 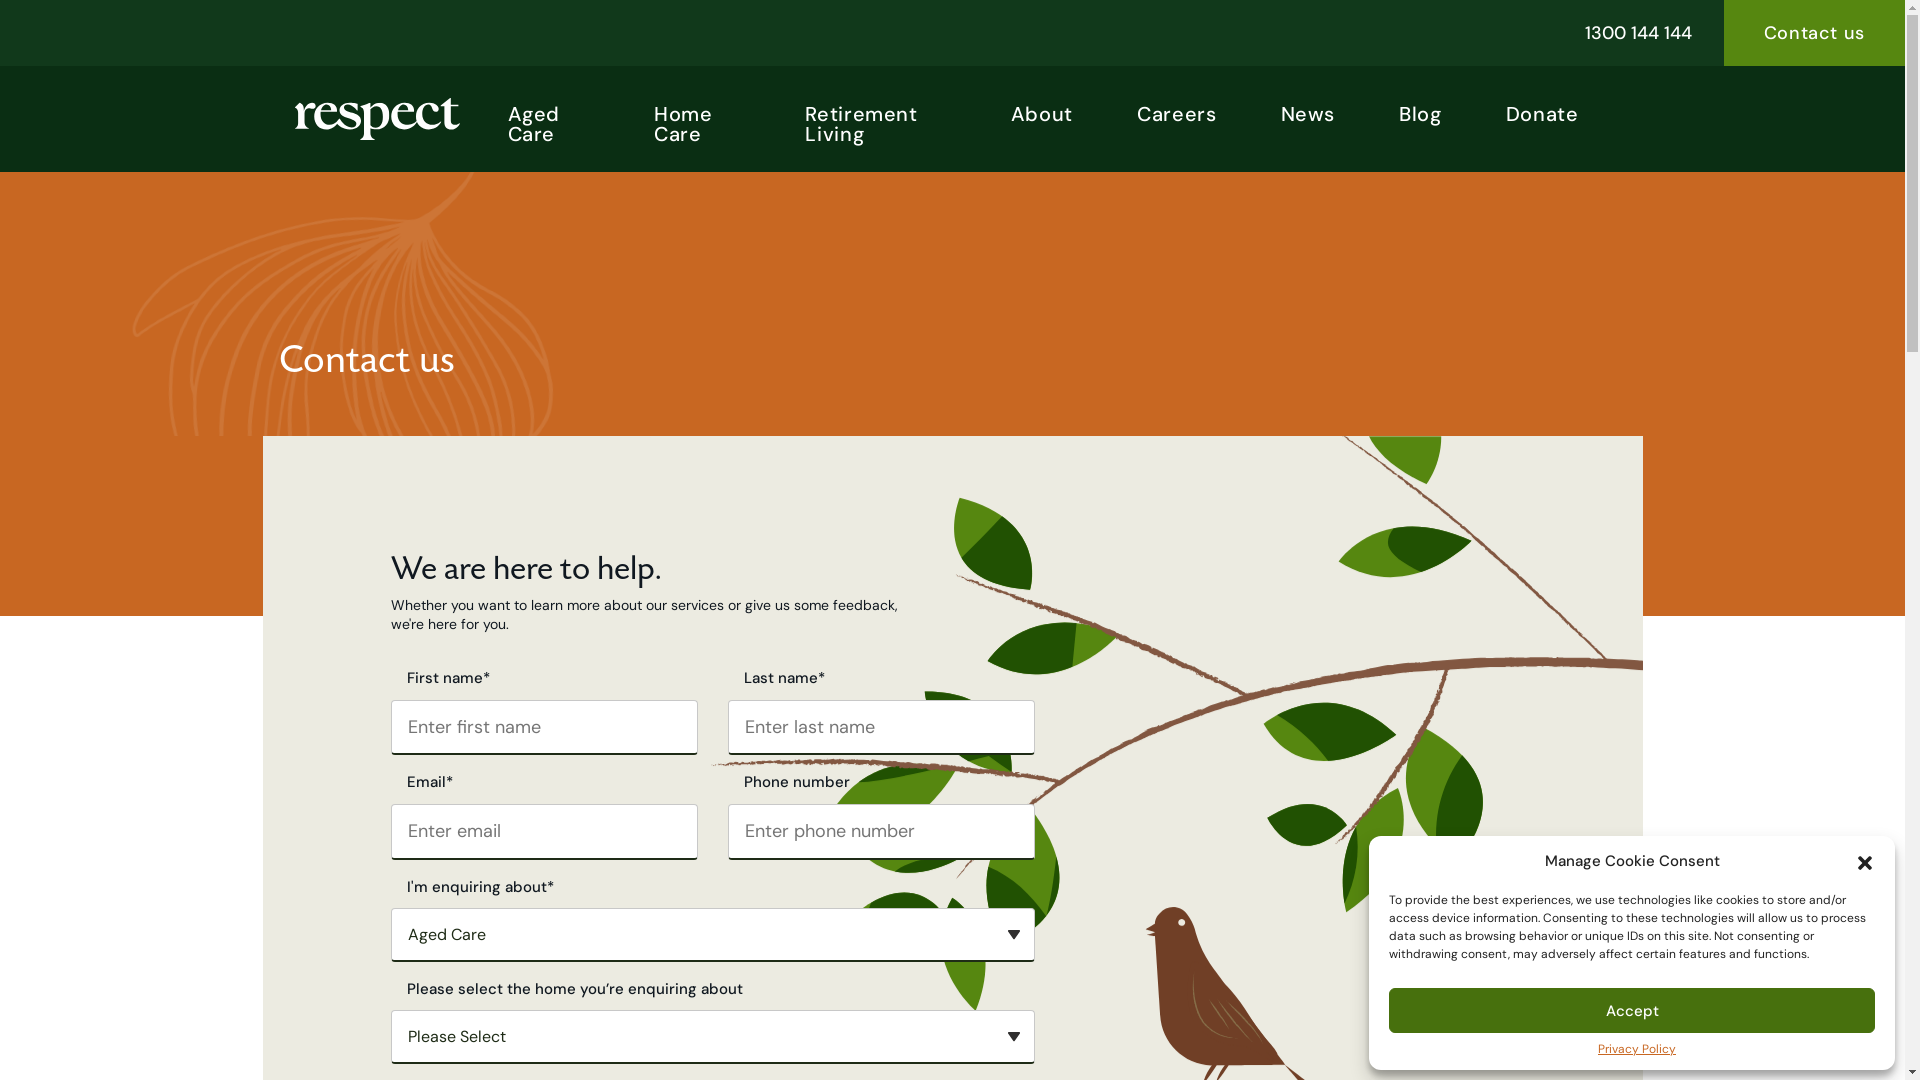 I want to click on 'Accept', so click(x=1632, y=1010).